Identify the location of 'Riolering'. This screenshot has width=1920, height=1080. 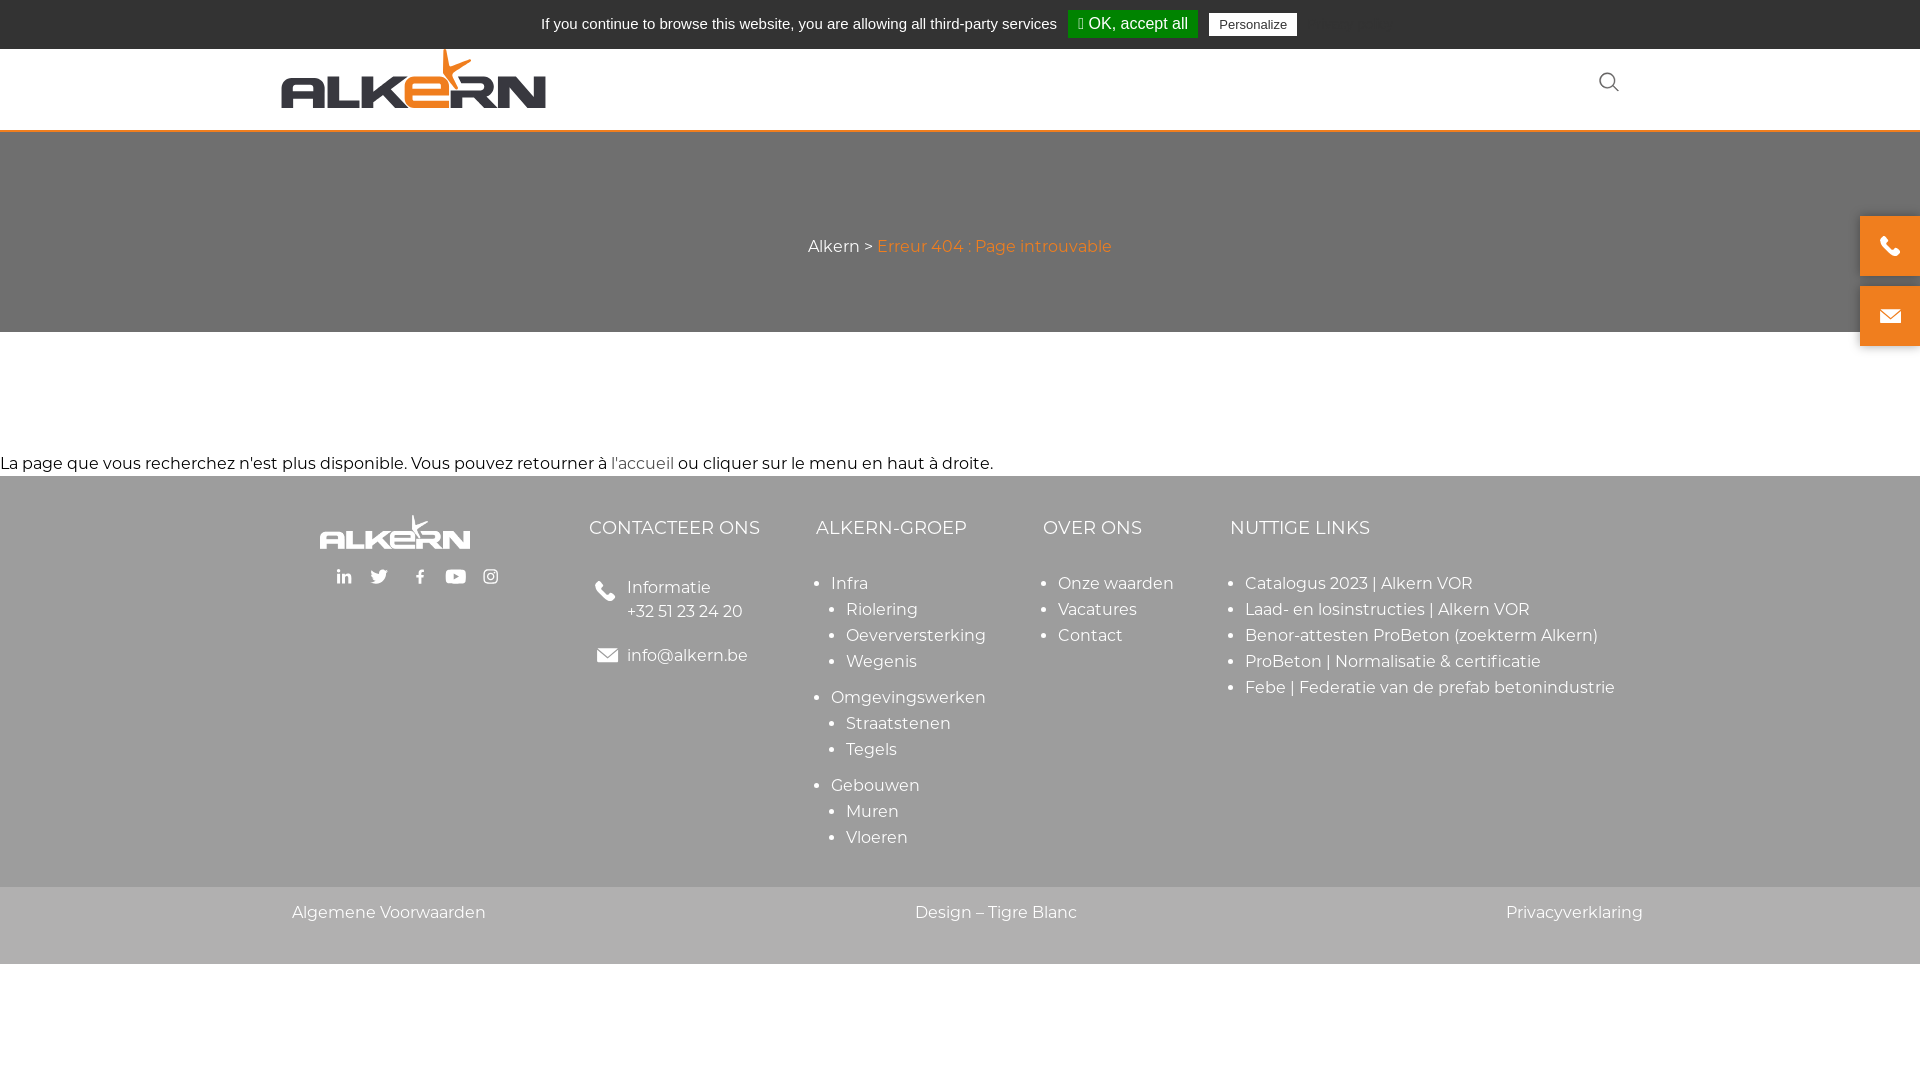
(881, 608).